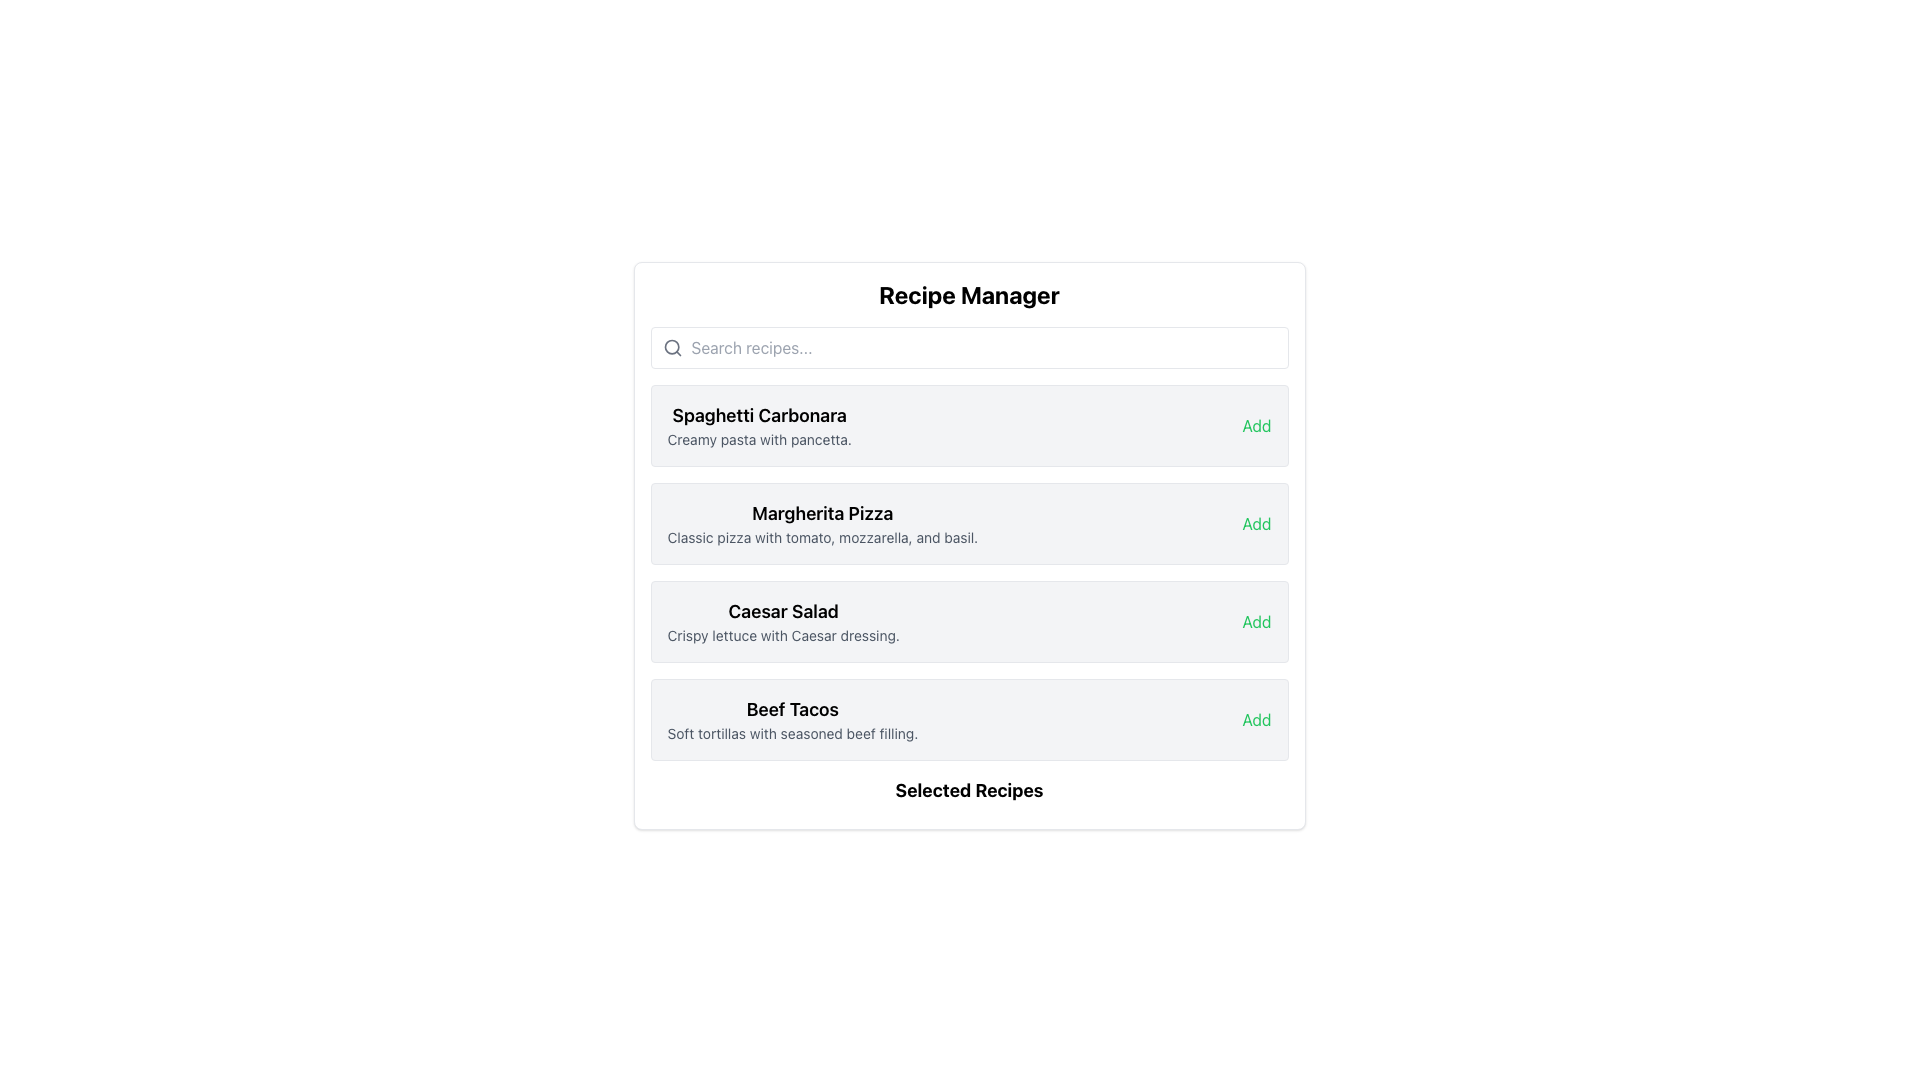 This screenshot has width=1920, height=1080. I want to click on text from the Text Label element displaying 'Caesar Salad', which is the first line of the third item in a vertical list layout, so click(782, 611).